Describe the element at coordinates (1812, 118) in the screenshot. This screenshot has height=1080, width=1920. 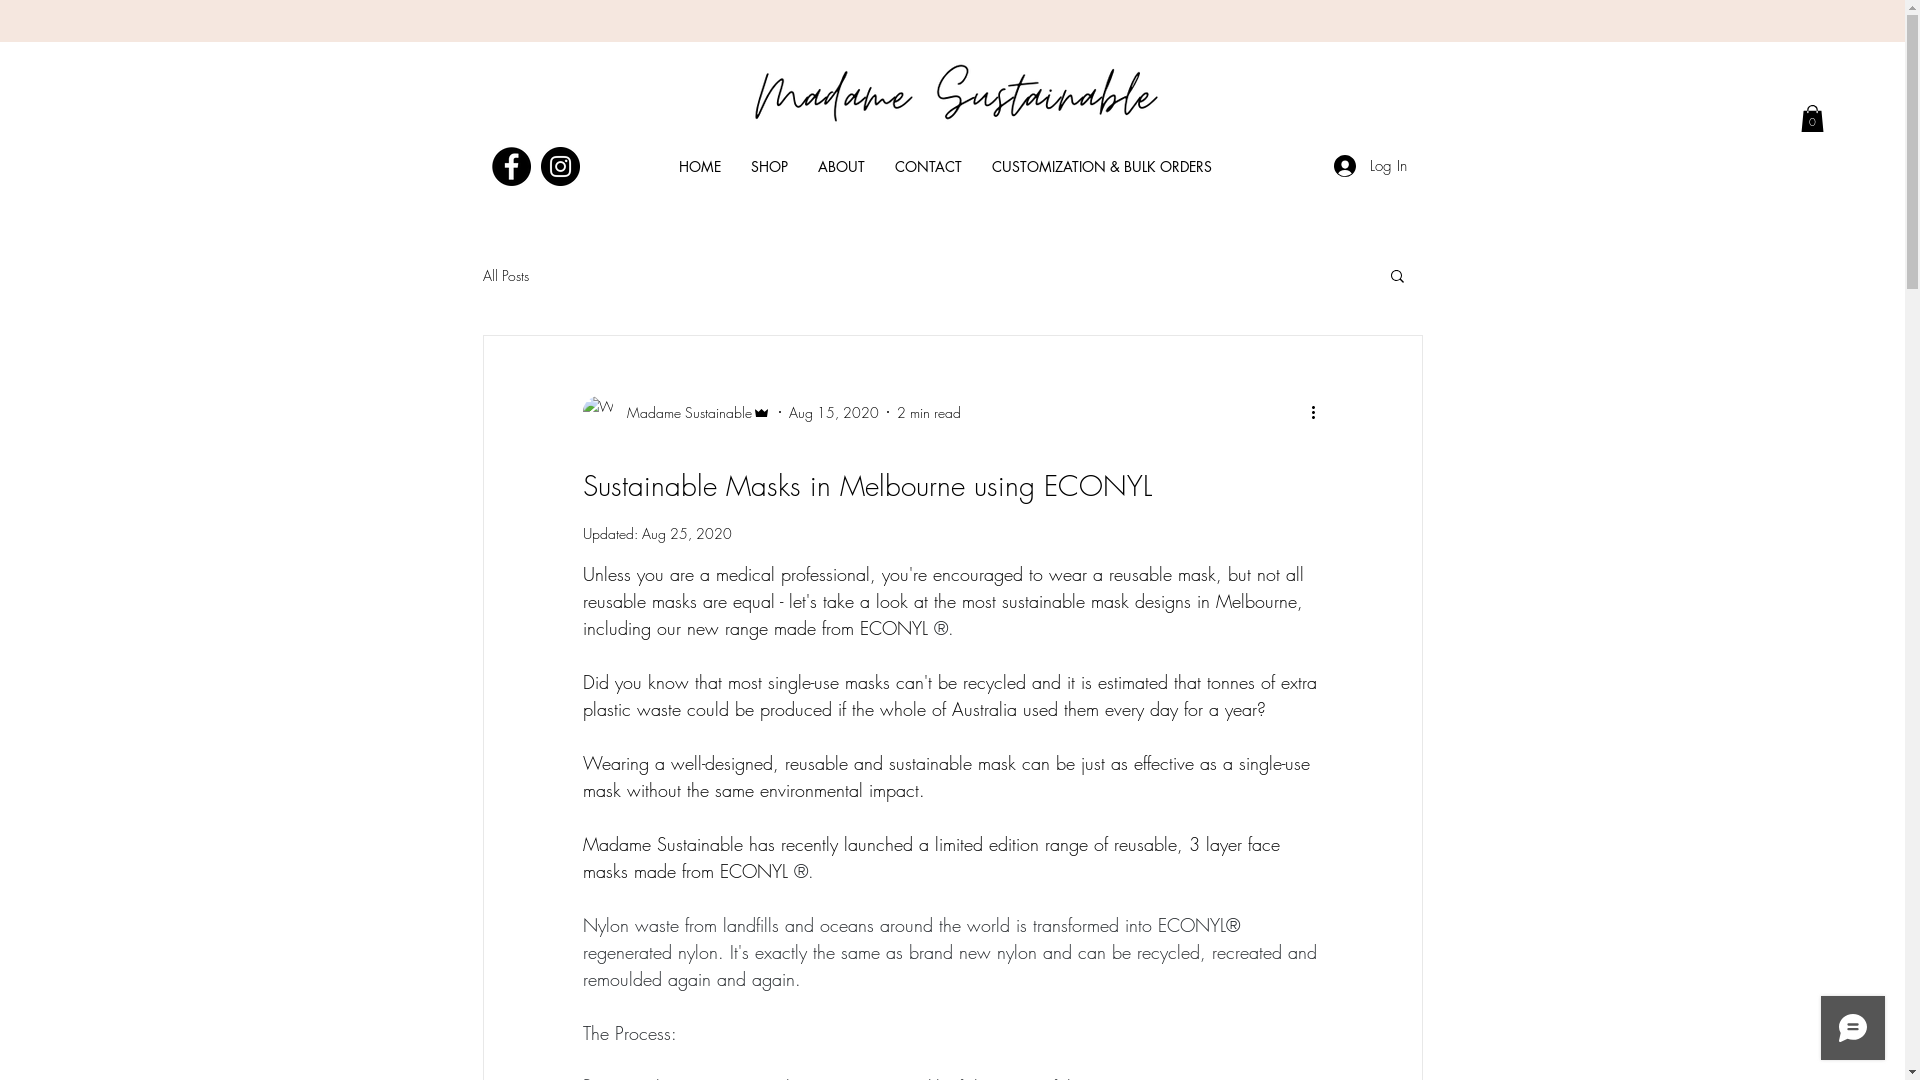
I see `'0'` at that location.